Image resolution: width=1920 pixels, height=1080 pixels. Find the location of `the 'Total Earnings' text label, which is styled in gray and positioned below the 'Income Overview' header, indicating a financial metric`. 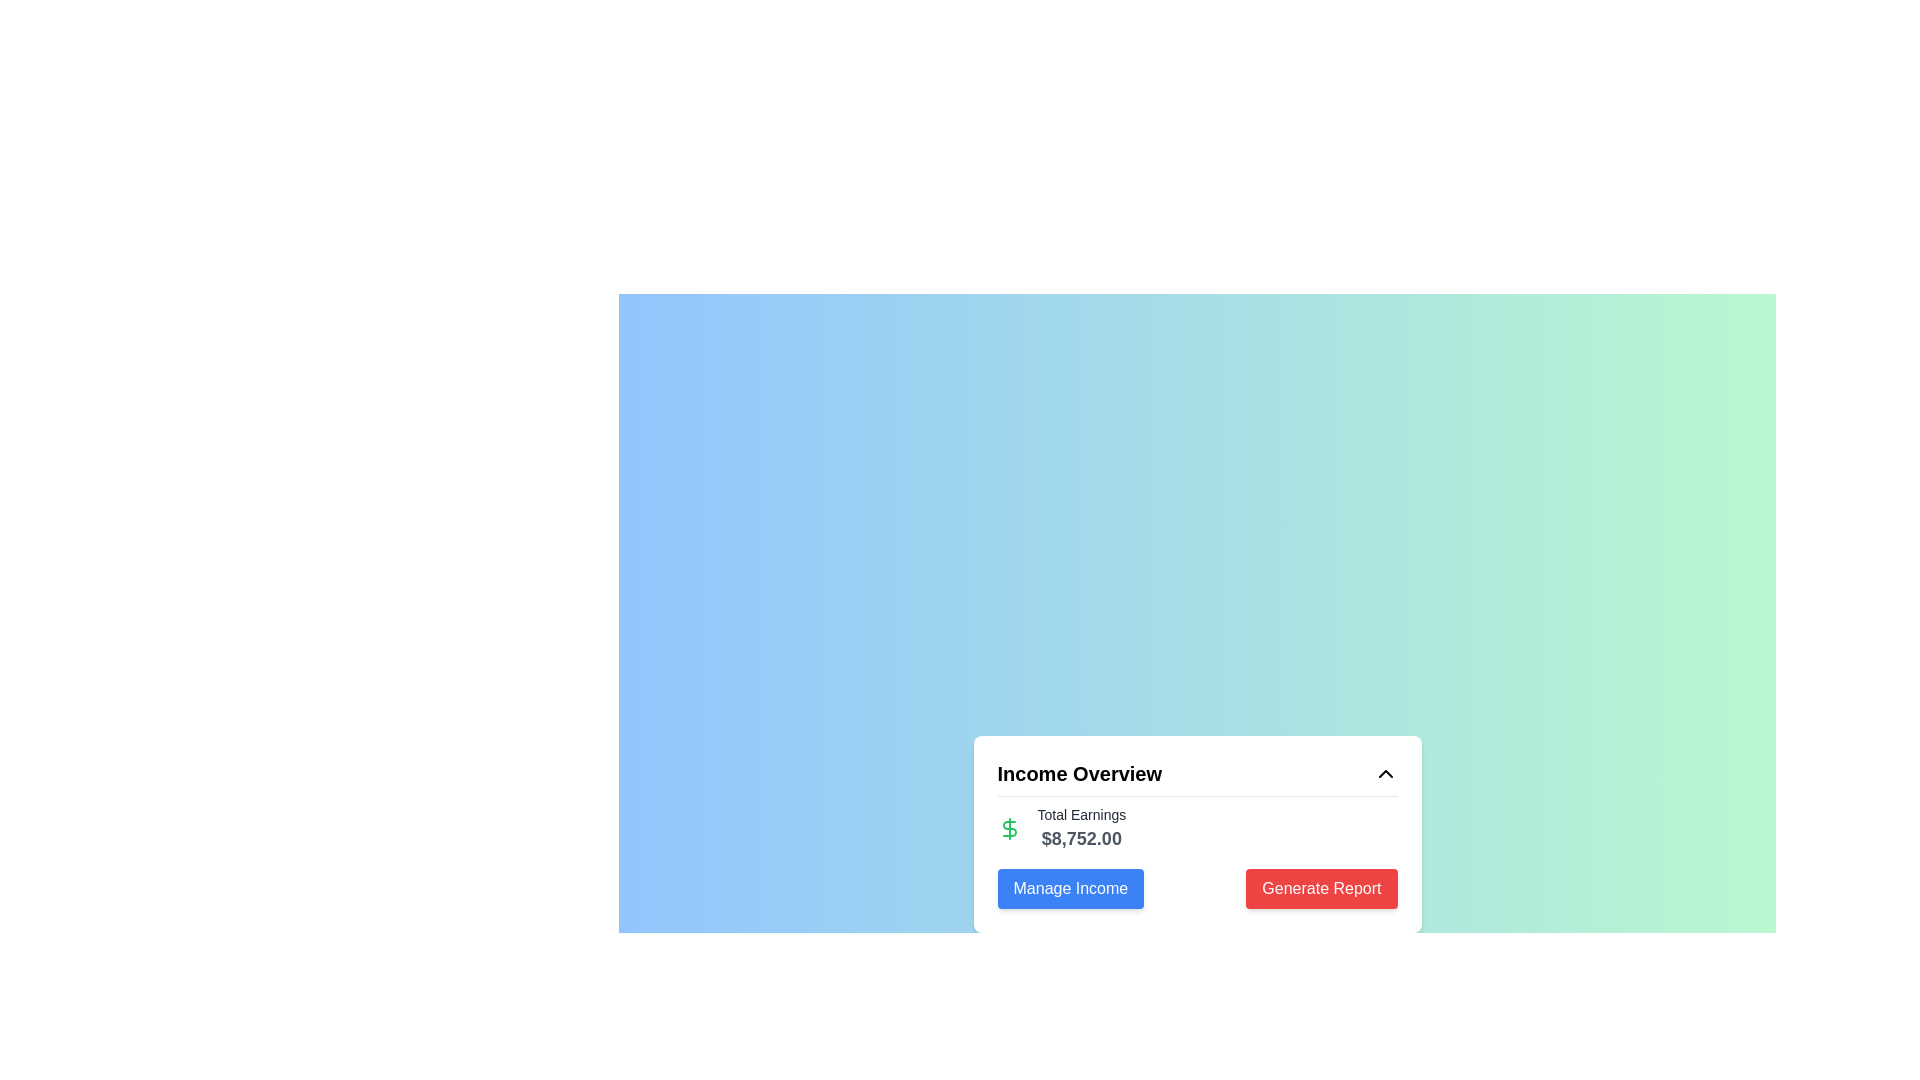

the 'Total Earnings' text label, which is styled in gray and positioned below the 'Income Overview' header, indicating a financial metric is located at coordinates (1080, 814).